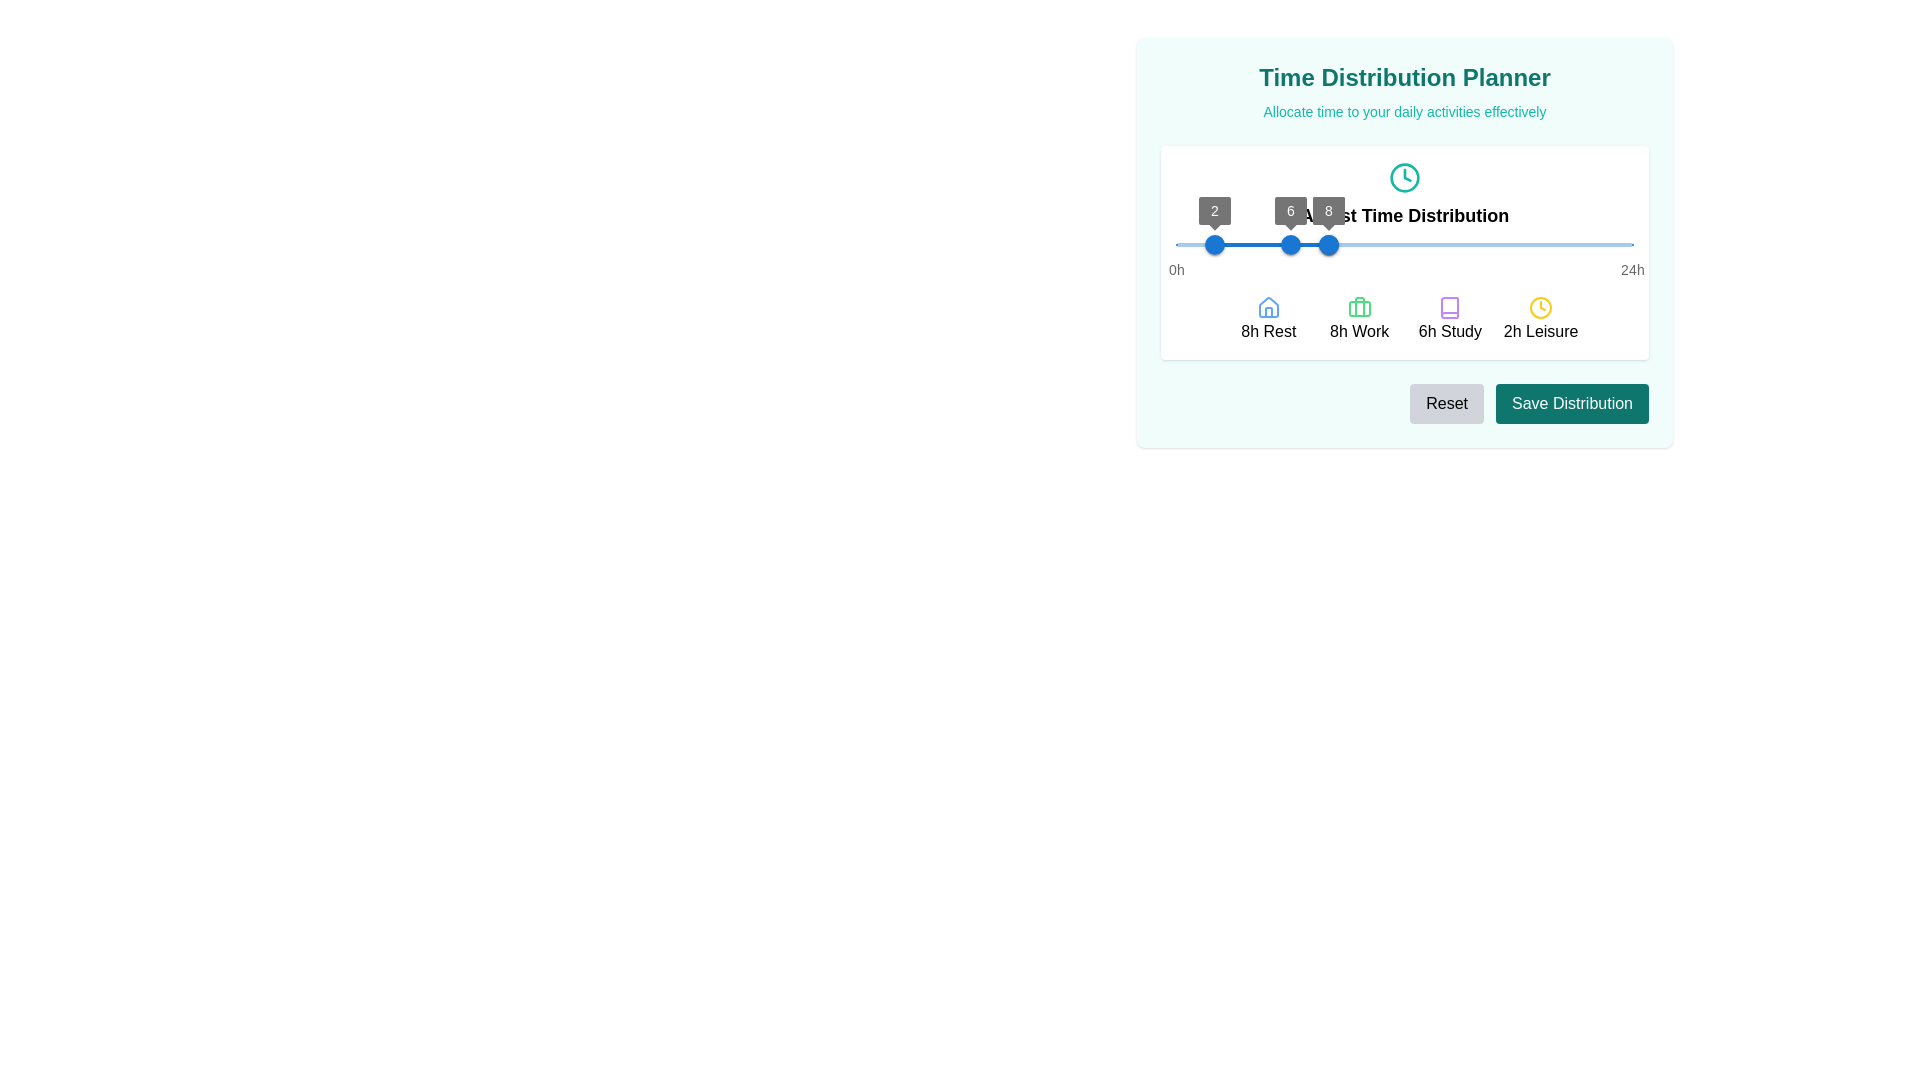 The width and height of the screenshot is (1920, 1080). I want to click on the label with the green briefcase icon and the text '8h Work', which is the second entry in a four-column grid representing time allocations for activities, so click(1359, 319).